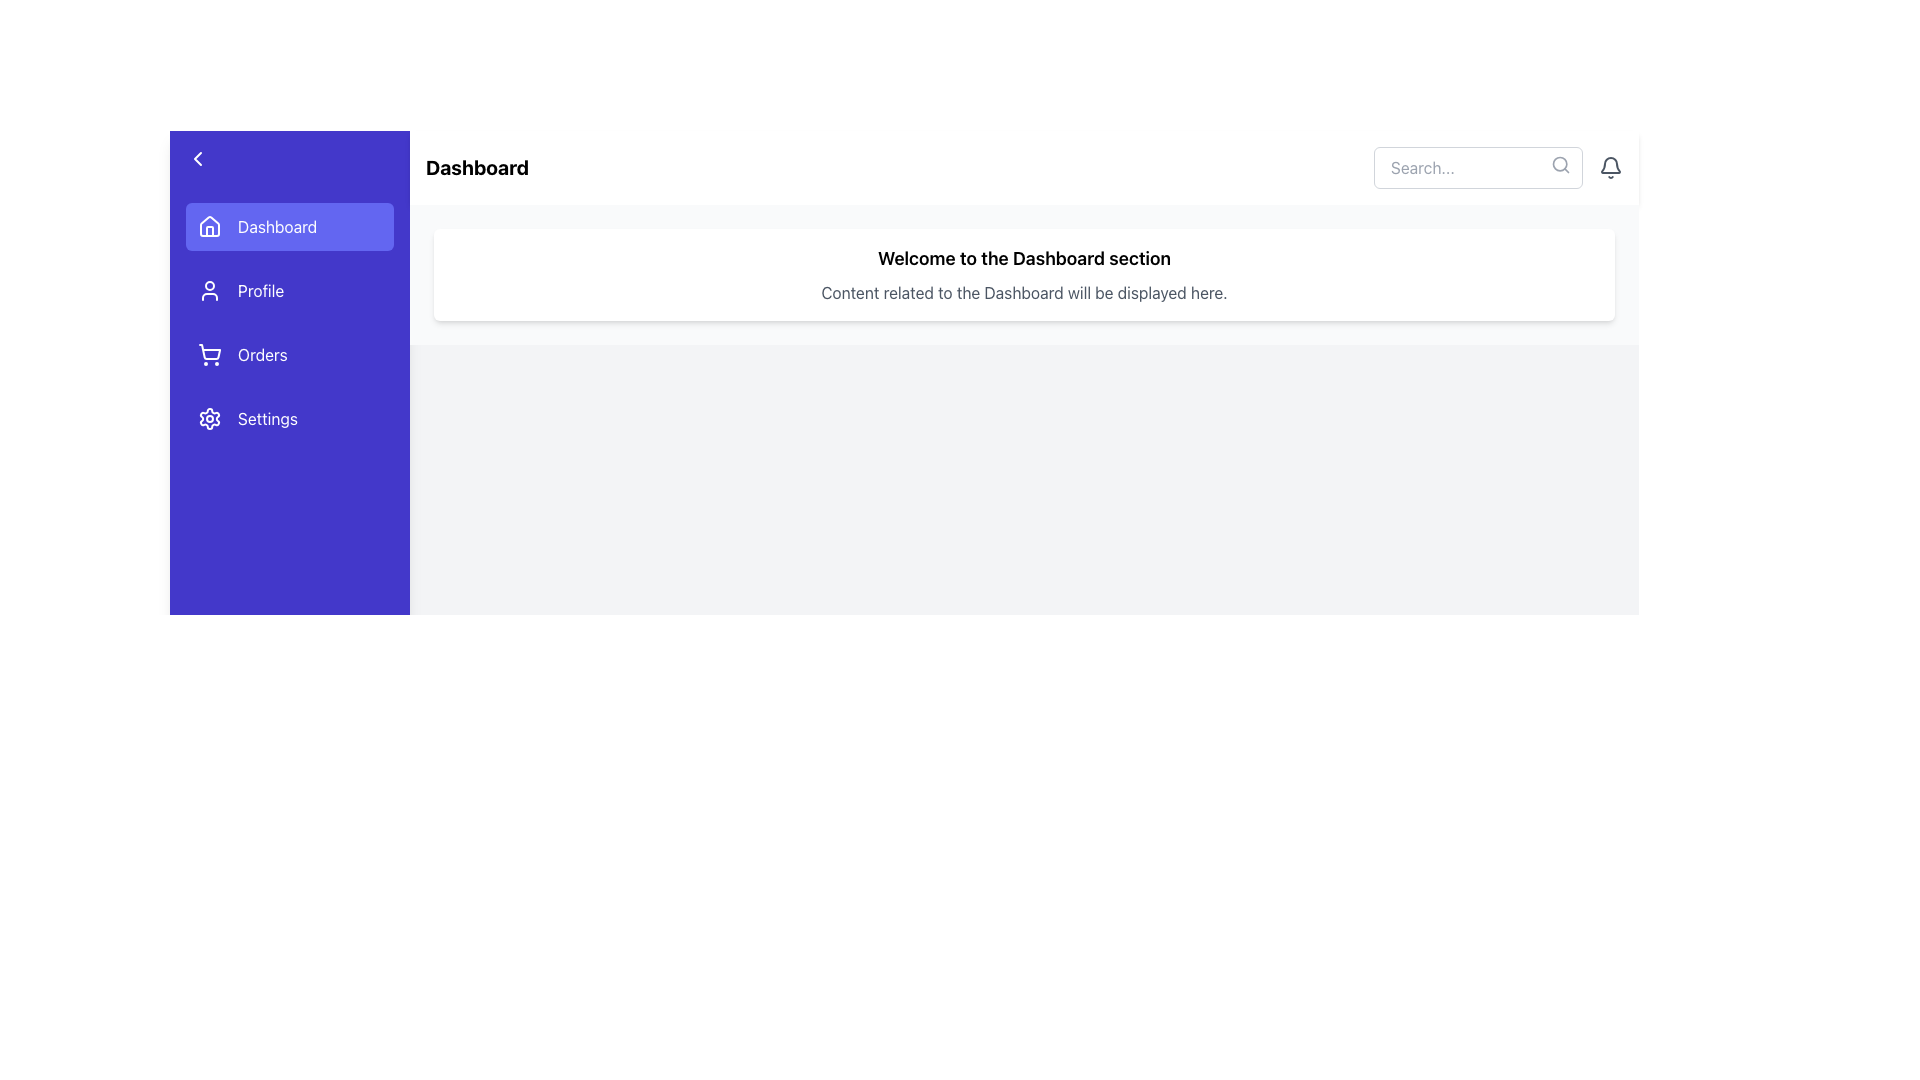 The width and height of the screenshot is (1920, 1080). I want to click on the left-pointing chevron icon located in the top section of the vertical menu bar on the left-hand side, so click(197, 157).